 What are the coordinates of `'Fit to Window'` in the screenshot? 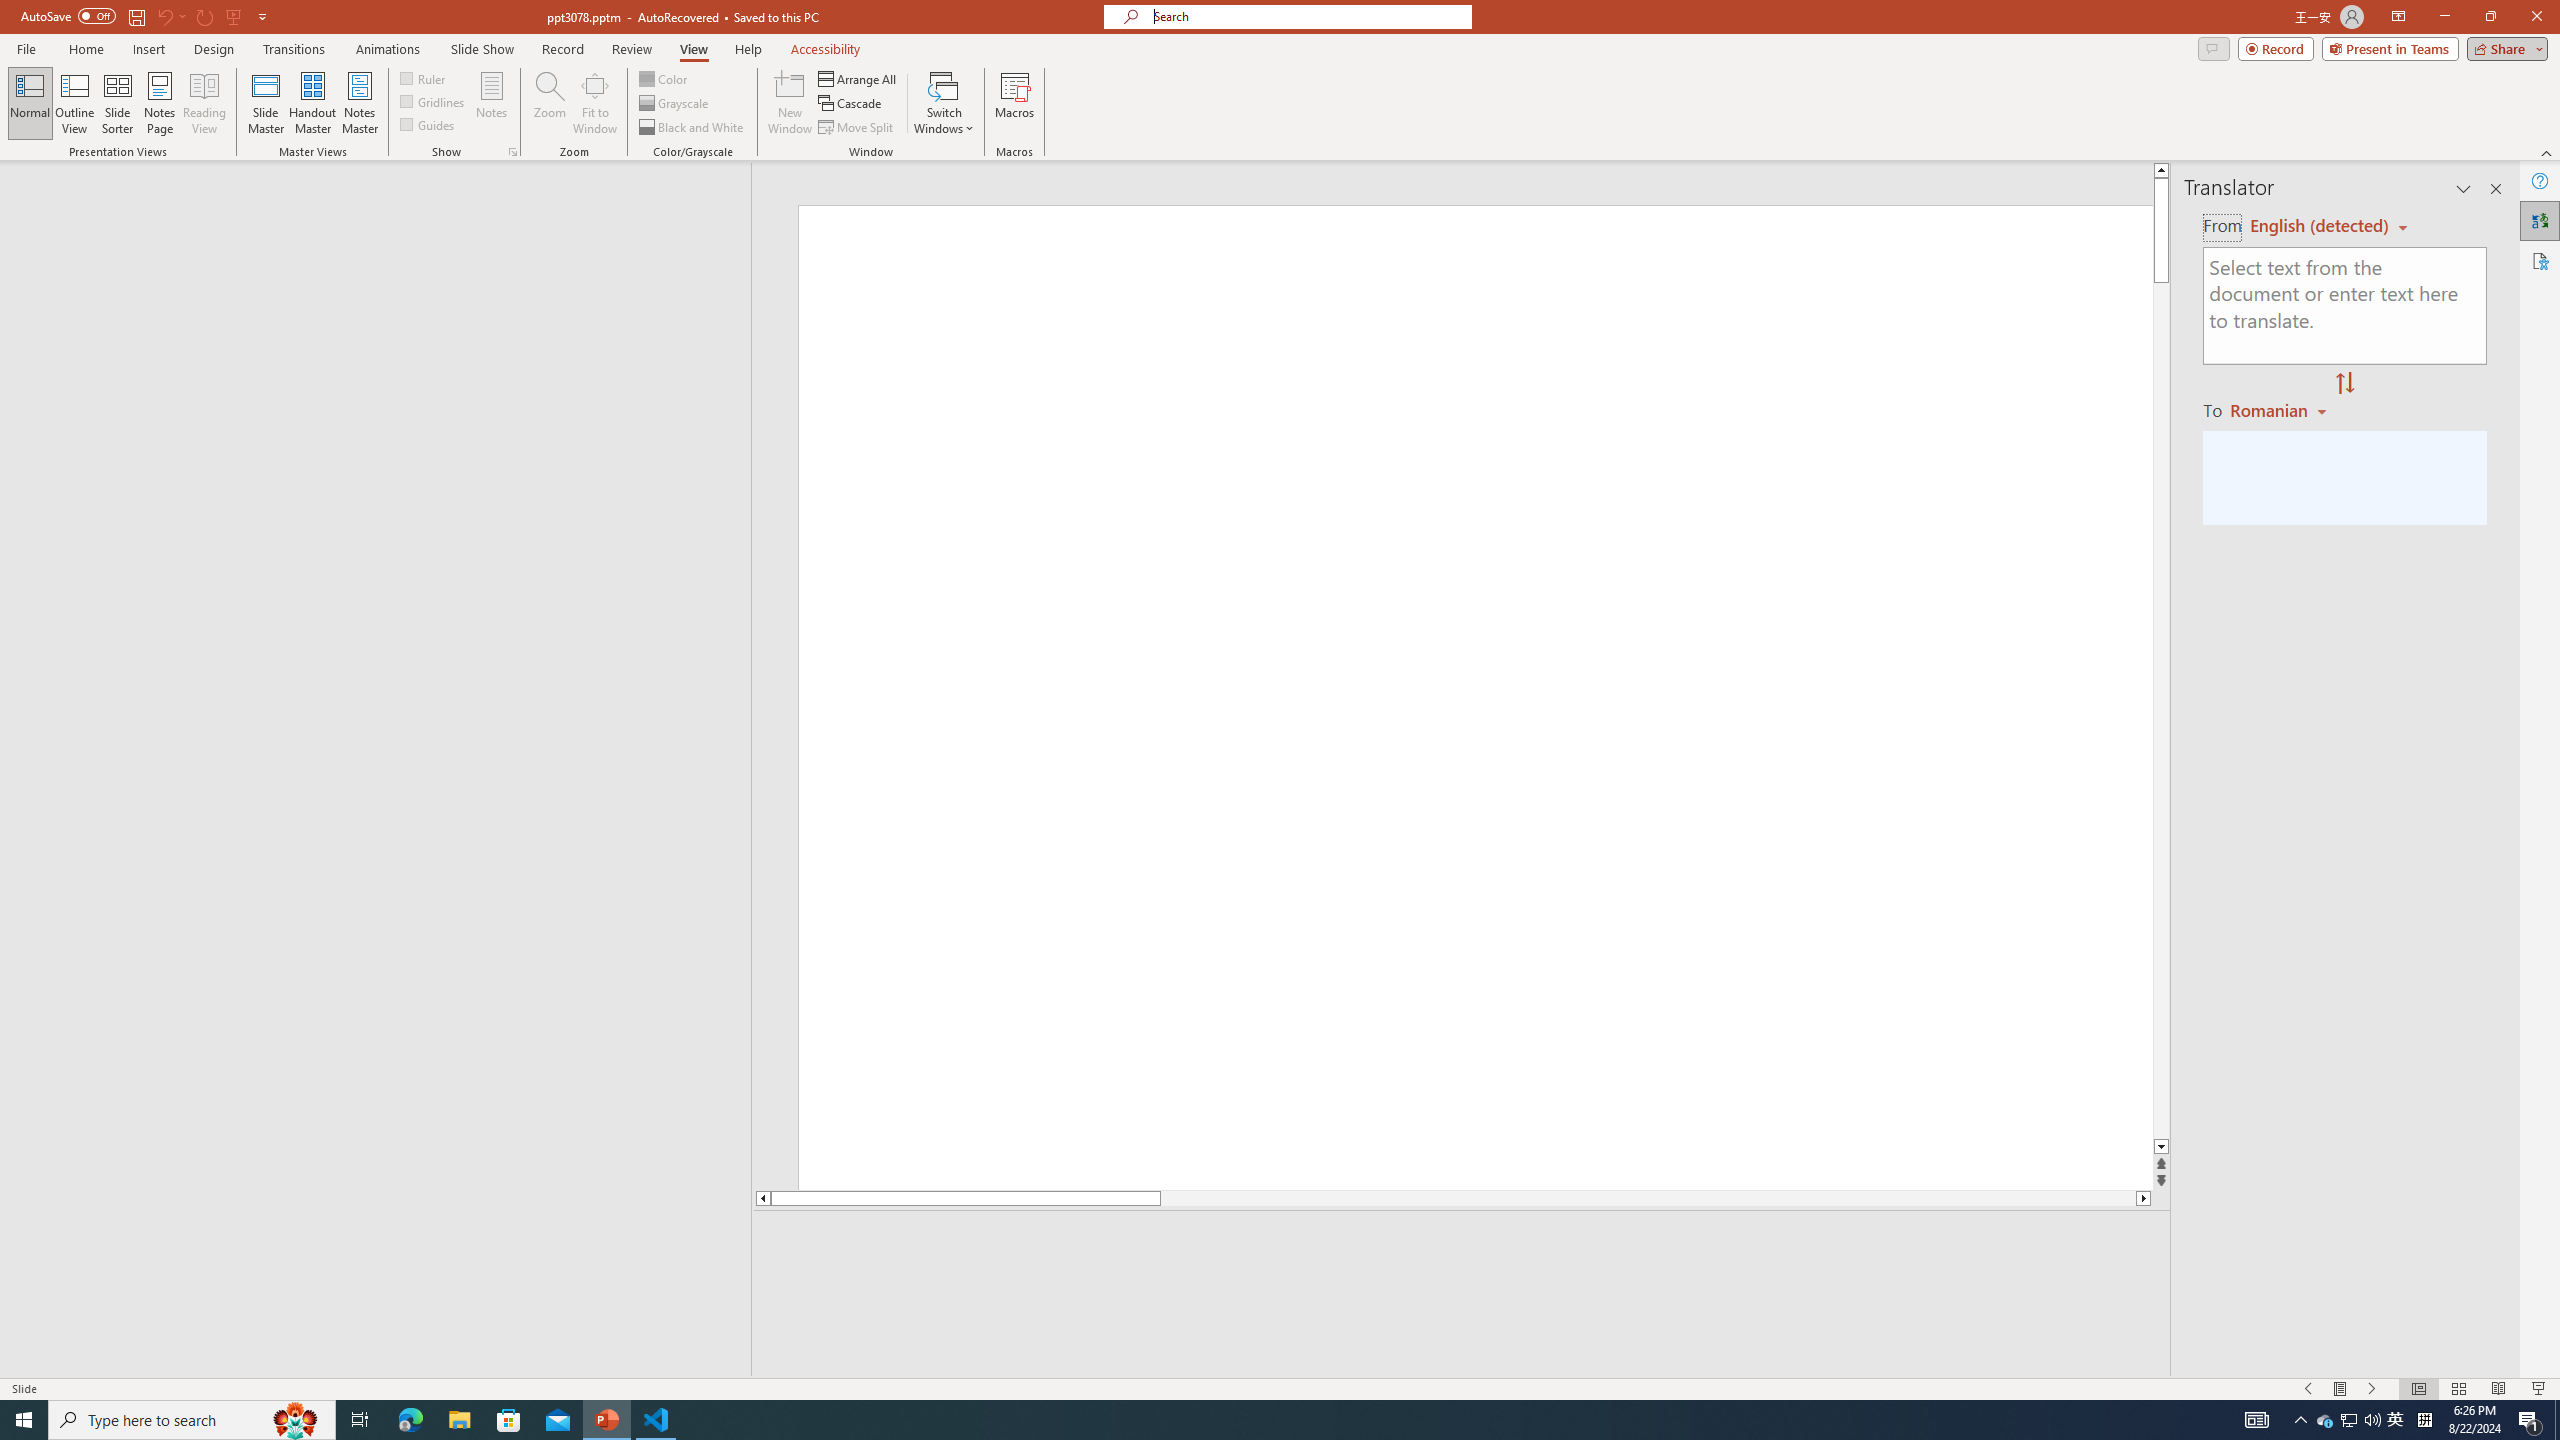 It's located at (595, 103).